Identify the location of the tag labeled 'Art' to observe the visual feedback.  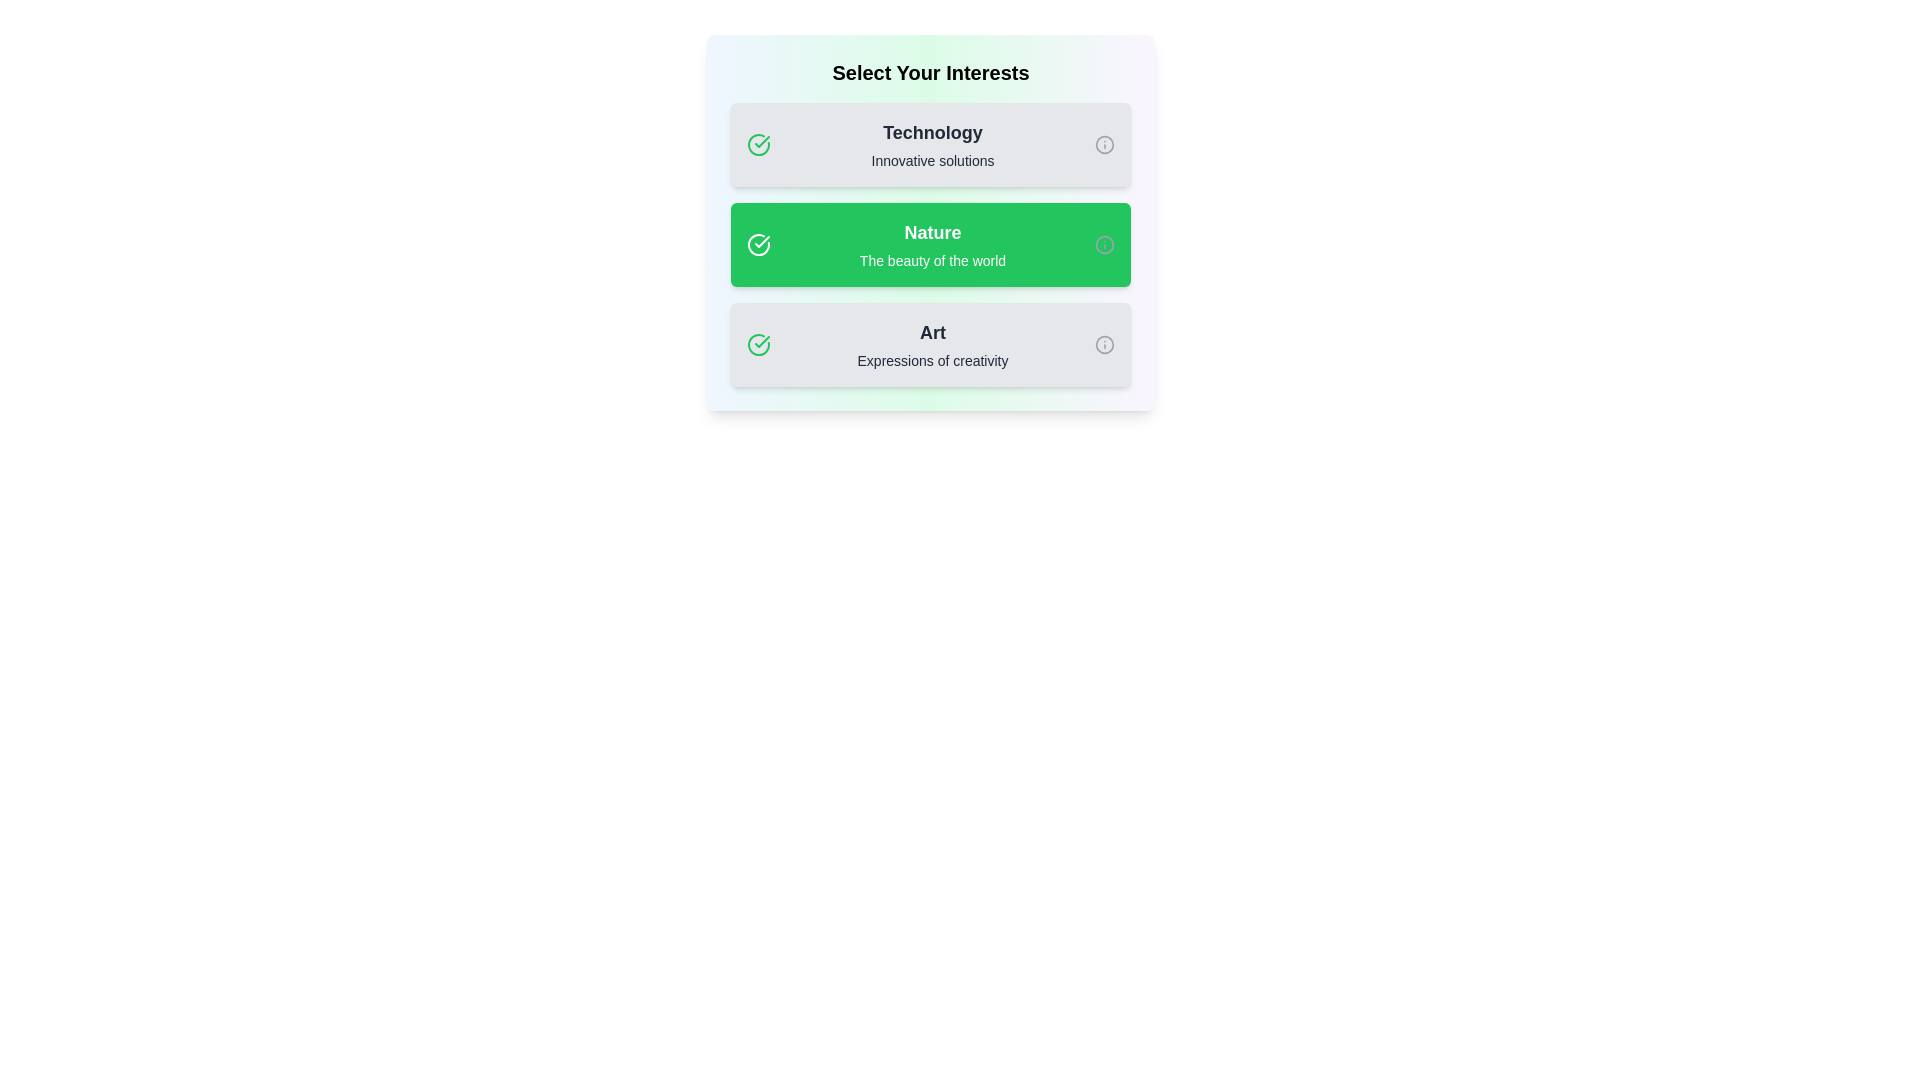
(930, 343).